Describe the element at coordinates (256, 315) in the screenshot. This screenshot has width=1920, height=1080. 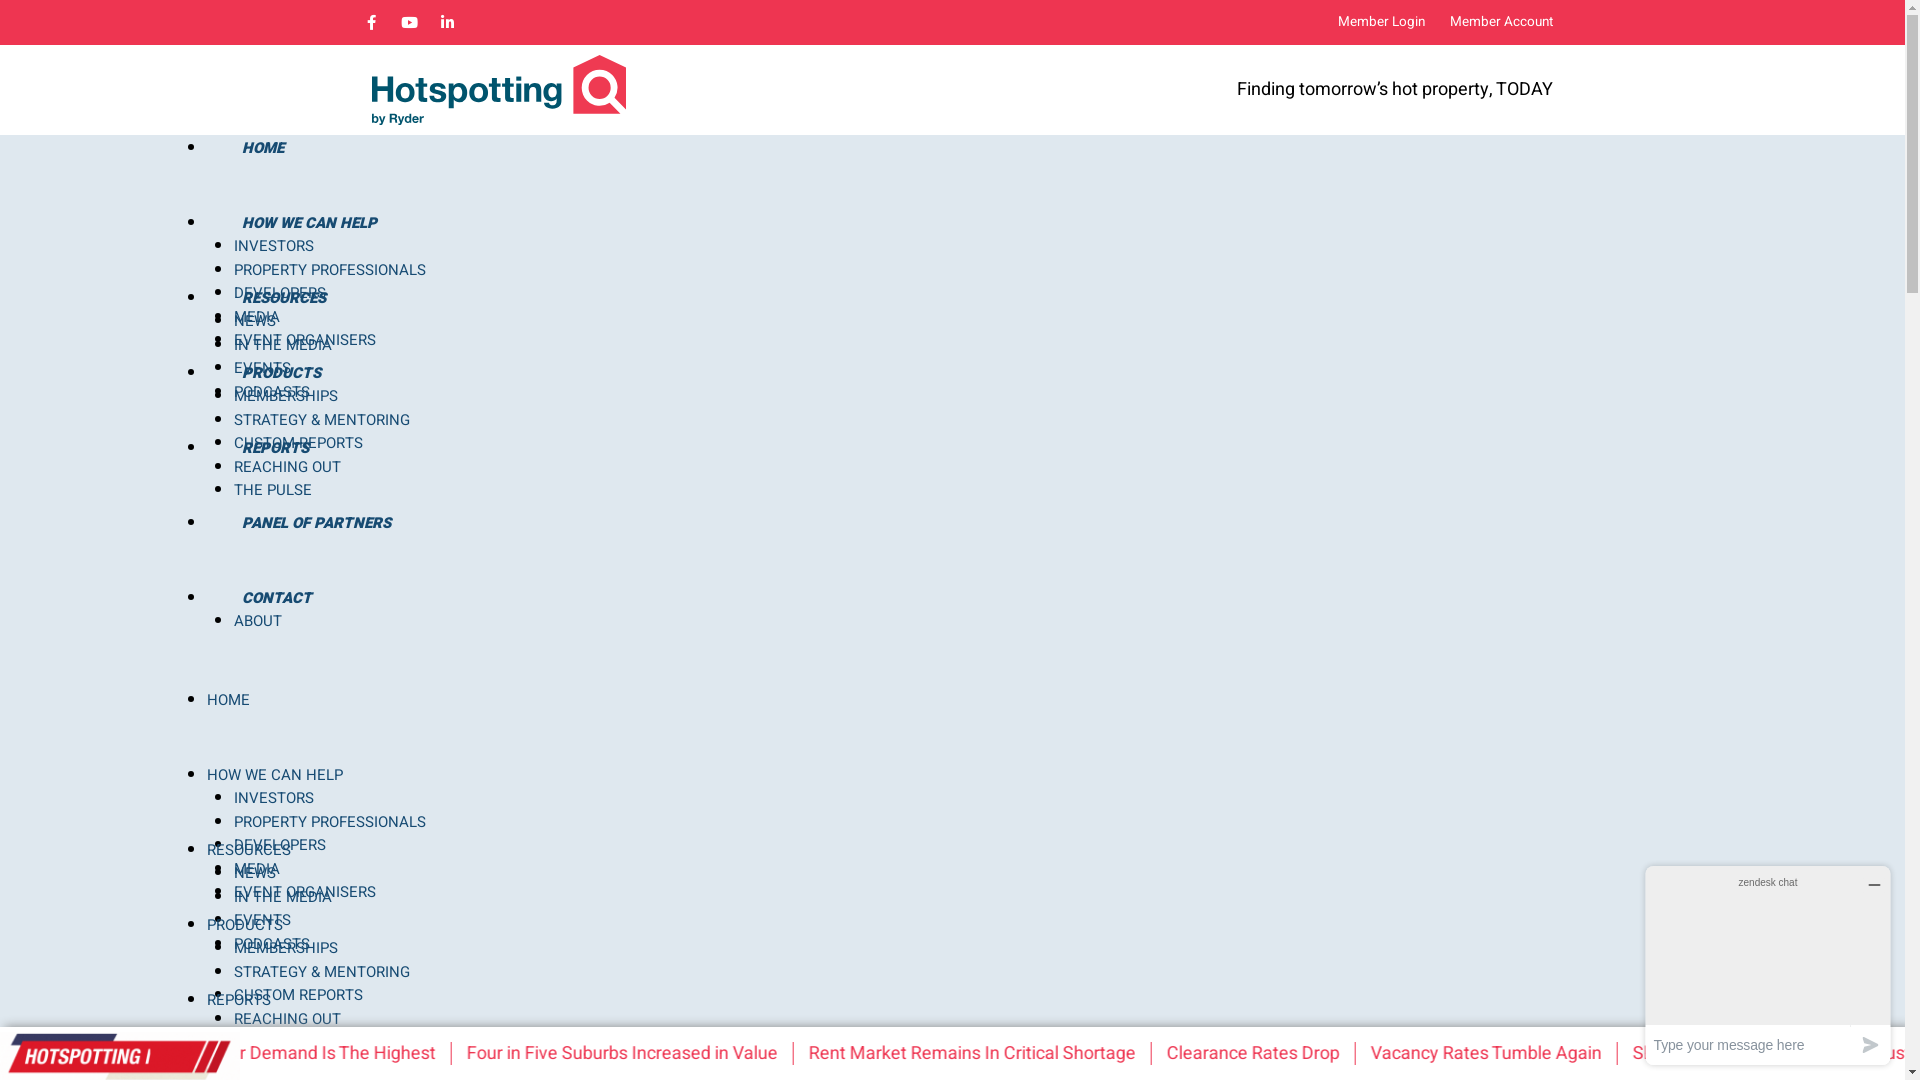
I see `'MEDIA'` at that location.